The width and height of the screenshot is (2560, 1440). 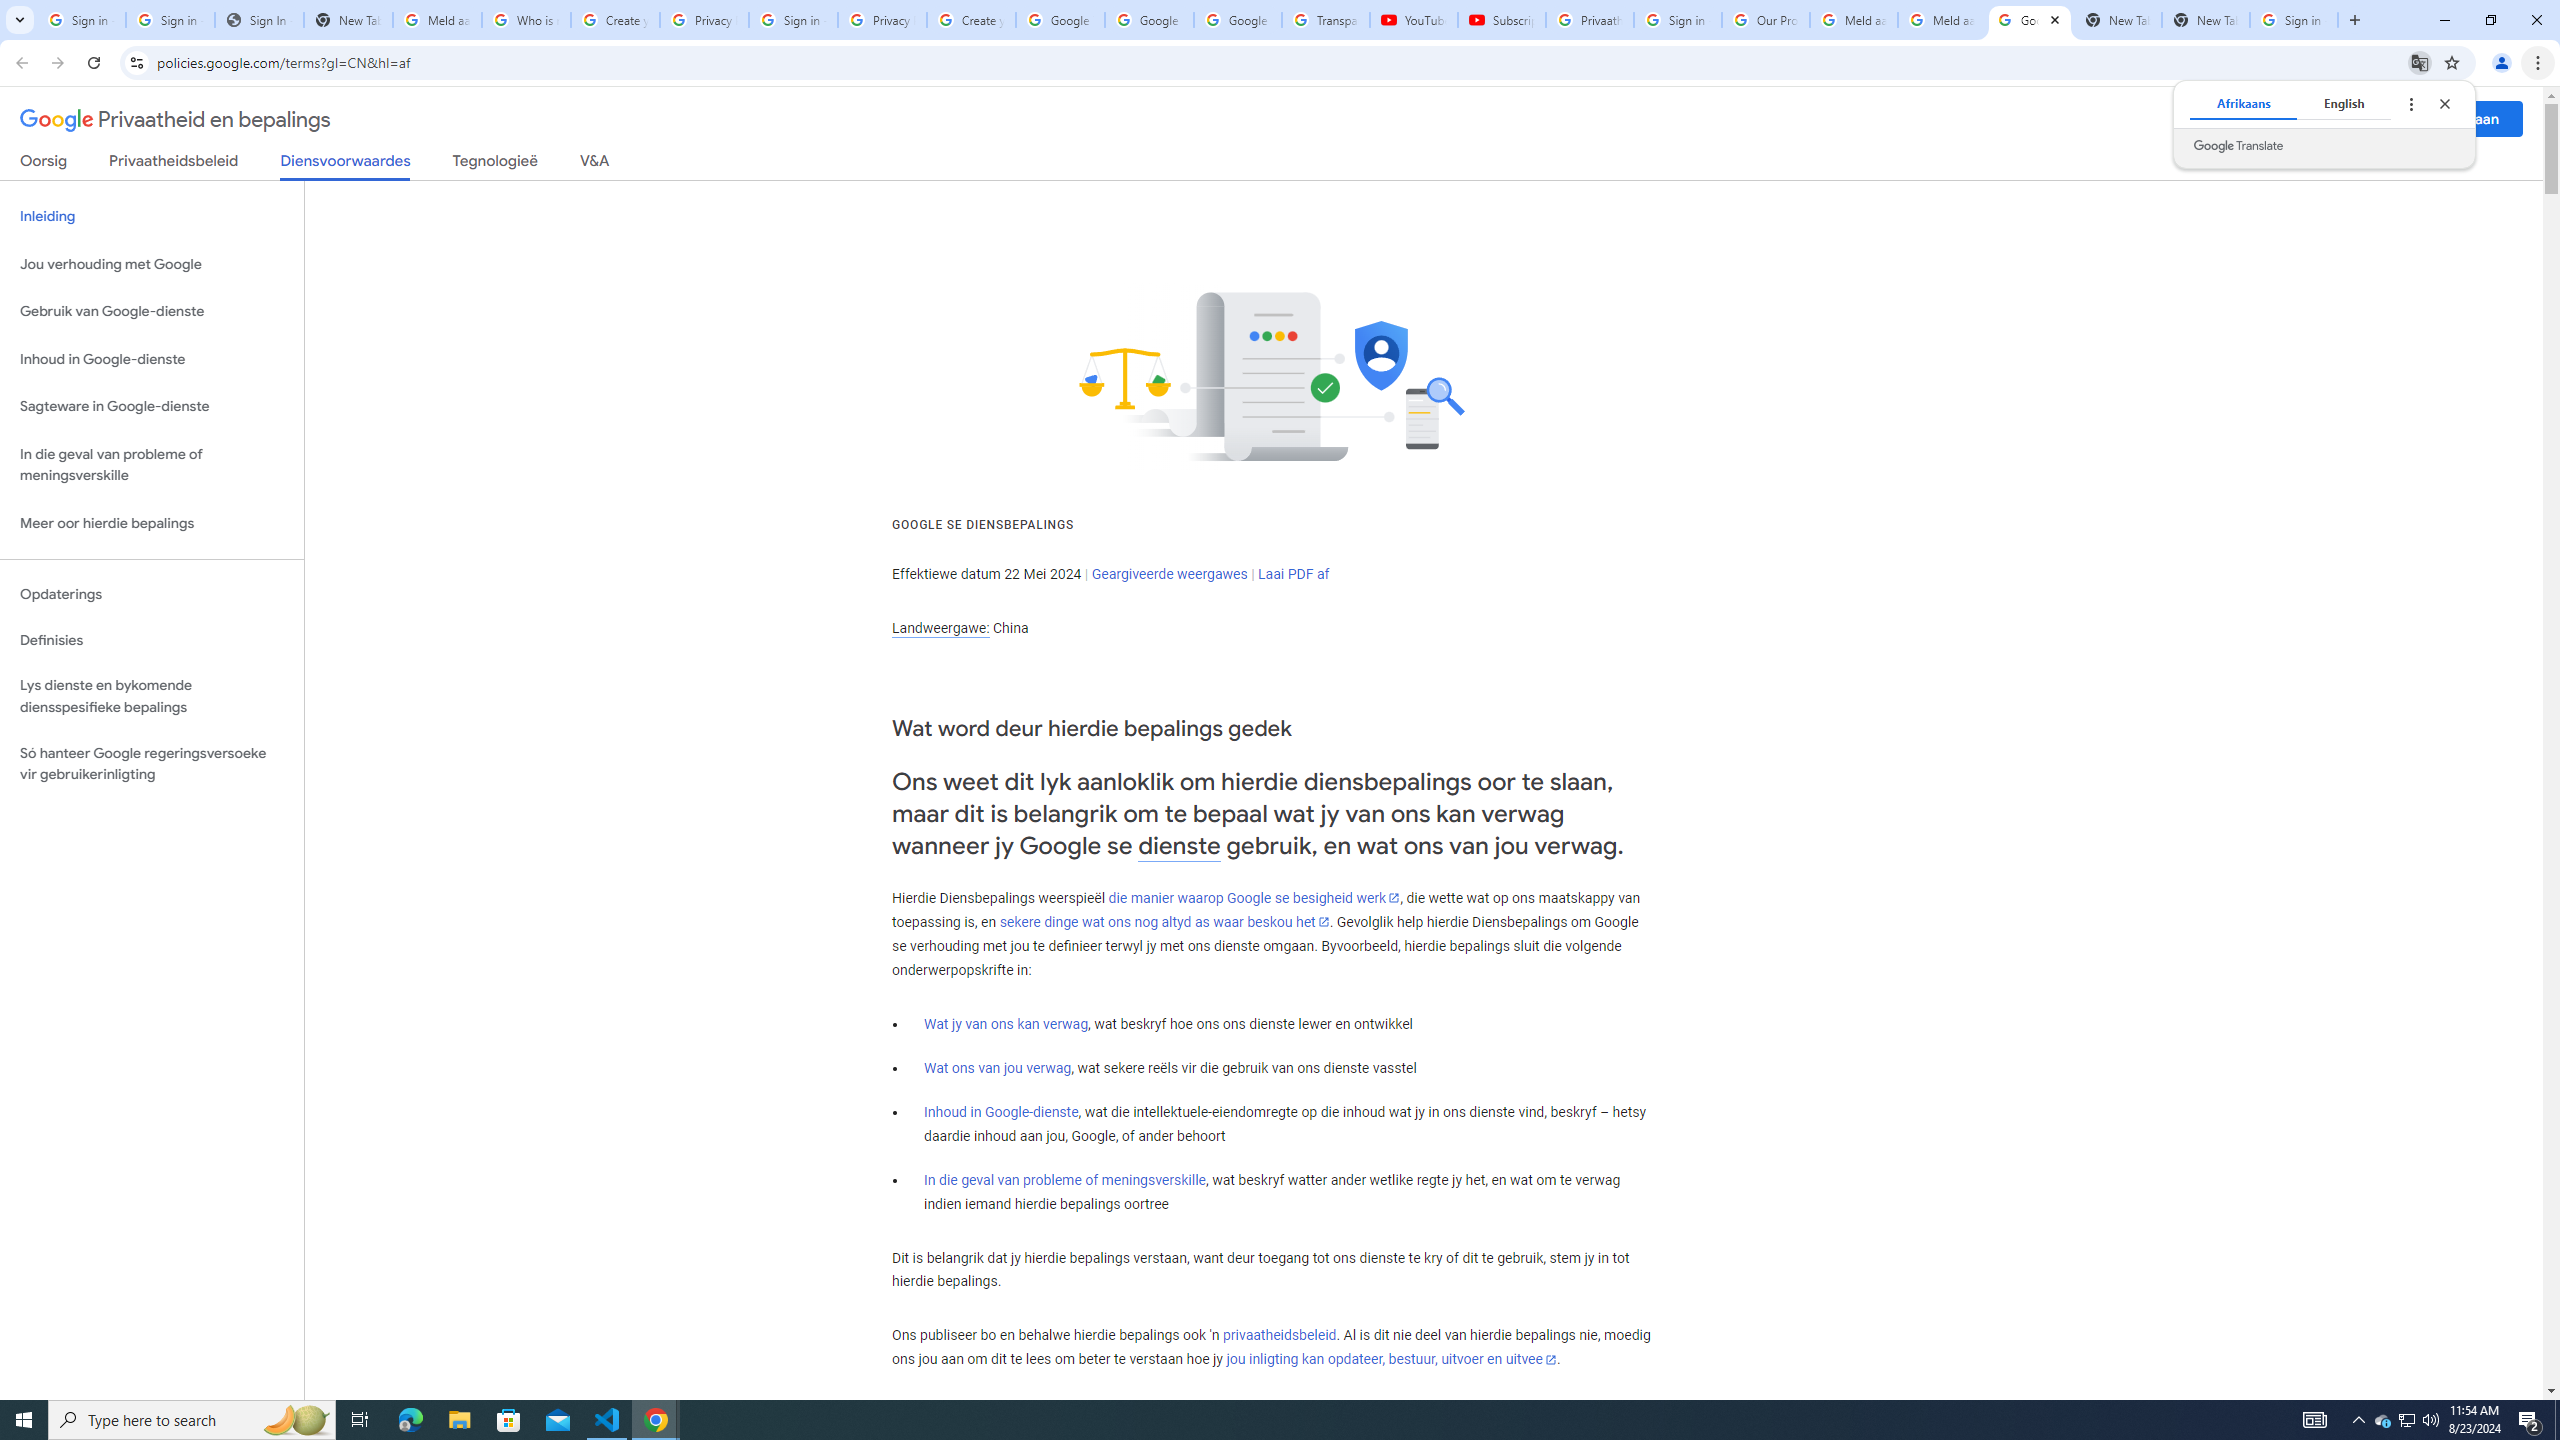 I want to click on 'New Tab', so click(x=2205, y=19).